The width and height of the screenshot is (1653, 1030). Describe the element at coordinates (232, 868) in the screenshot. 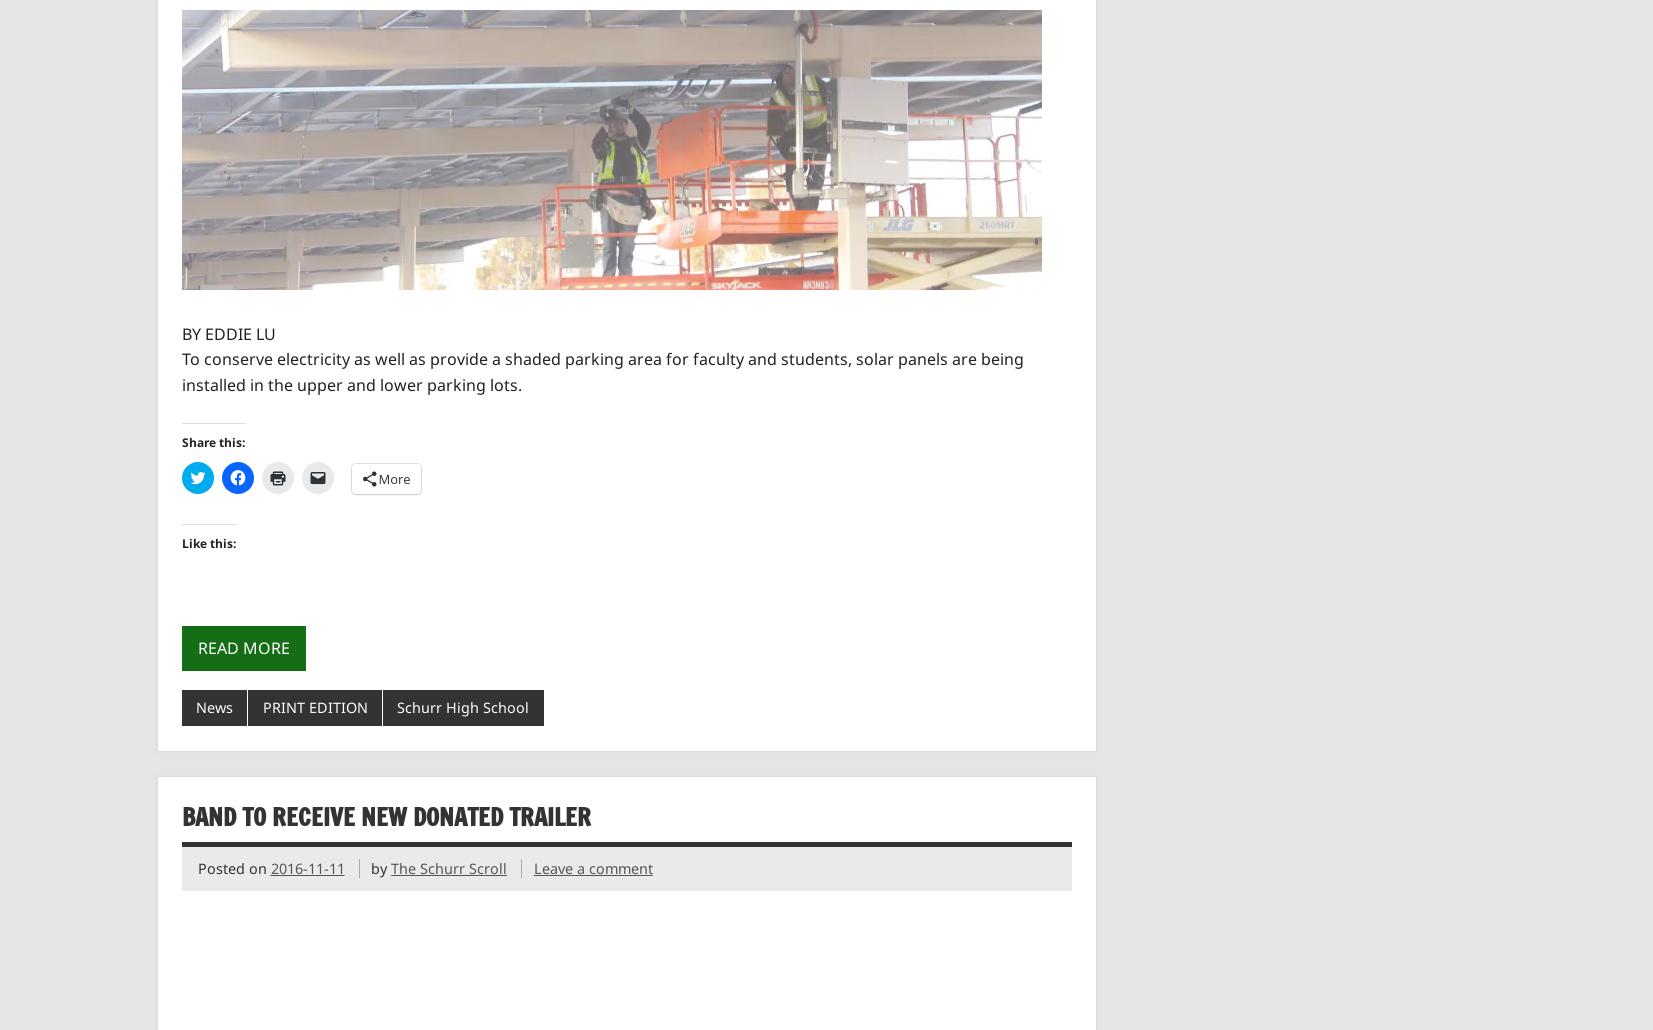

I see `'Posted on'` at that location.